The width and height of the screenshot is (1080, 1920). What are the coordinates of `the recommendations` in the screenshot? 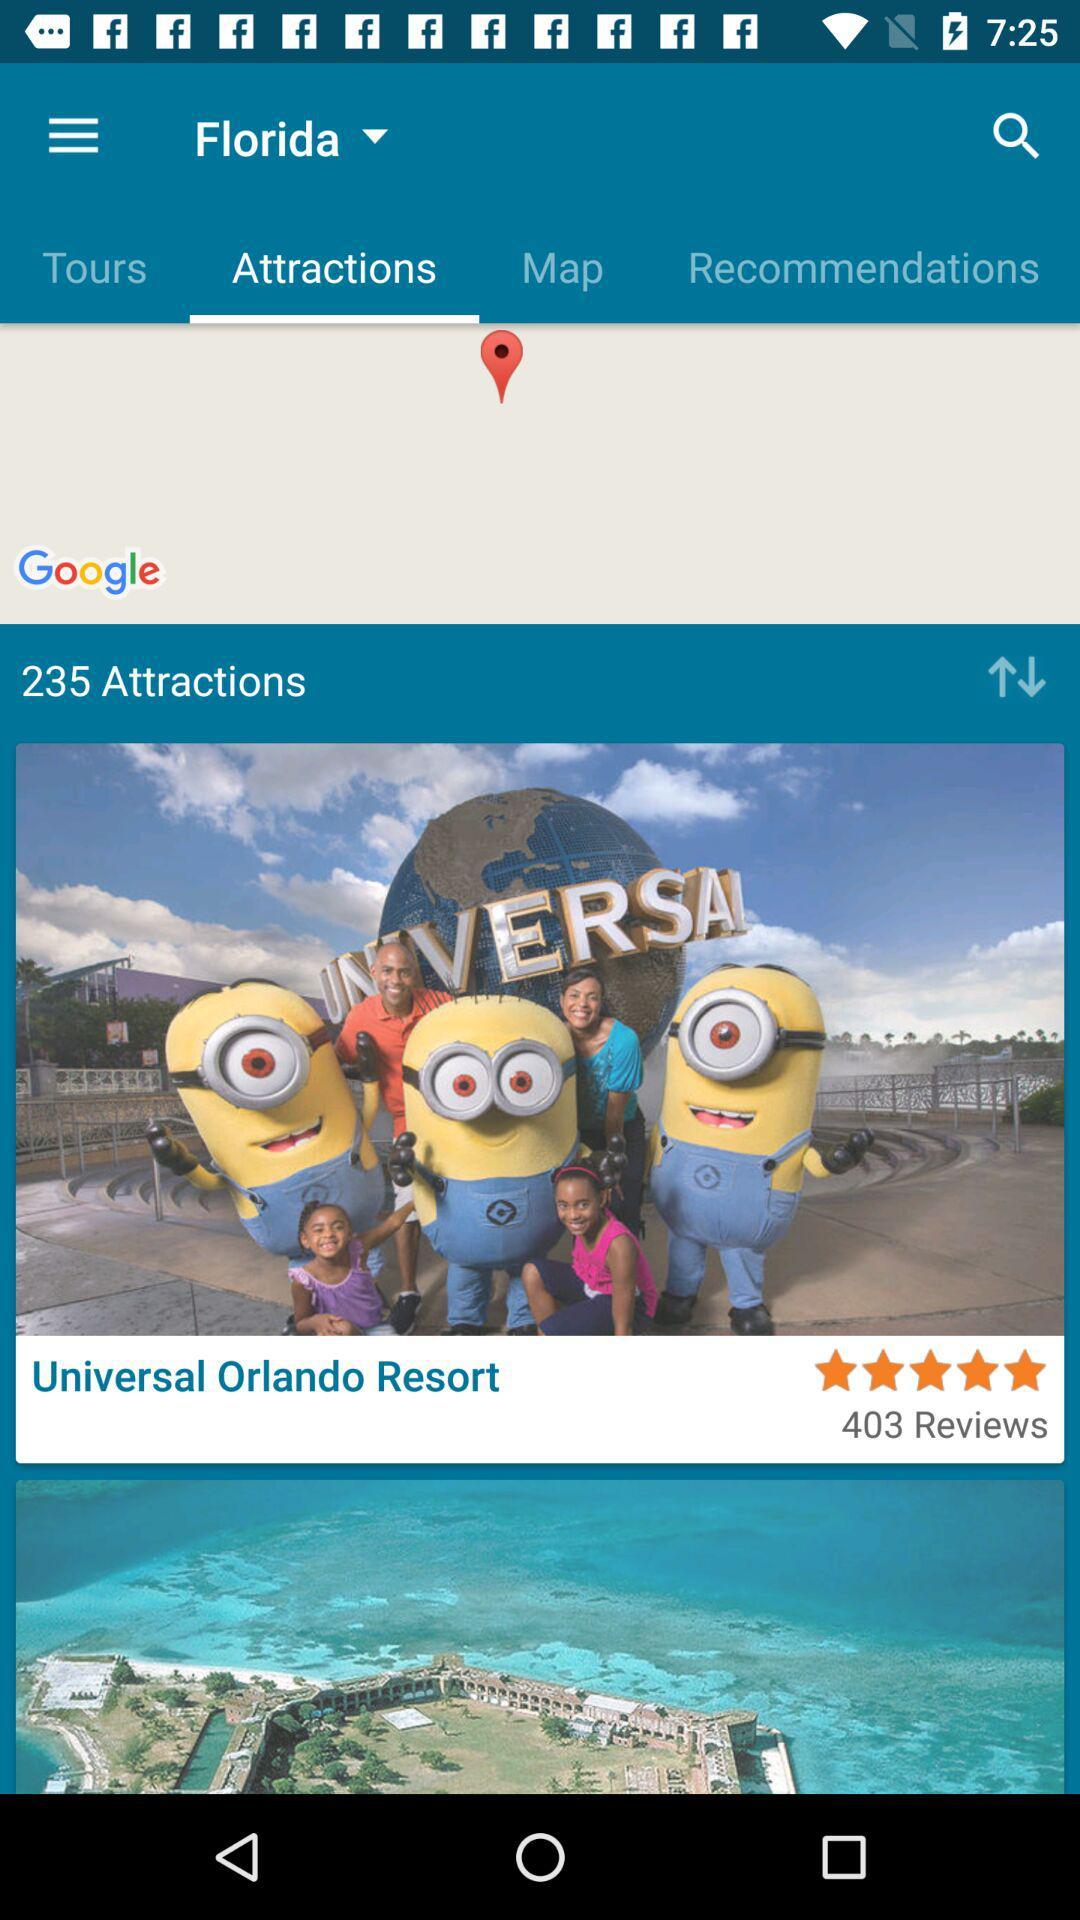 It's located at (861, 265).